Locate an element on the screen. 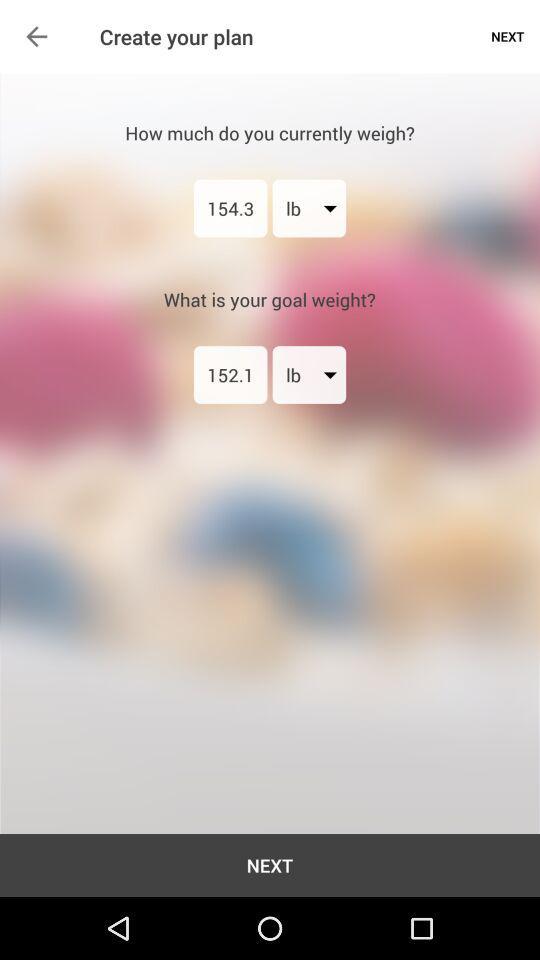 The image size is (540, 960). the item below the what is your item is located at coordinates (229, 373).